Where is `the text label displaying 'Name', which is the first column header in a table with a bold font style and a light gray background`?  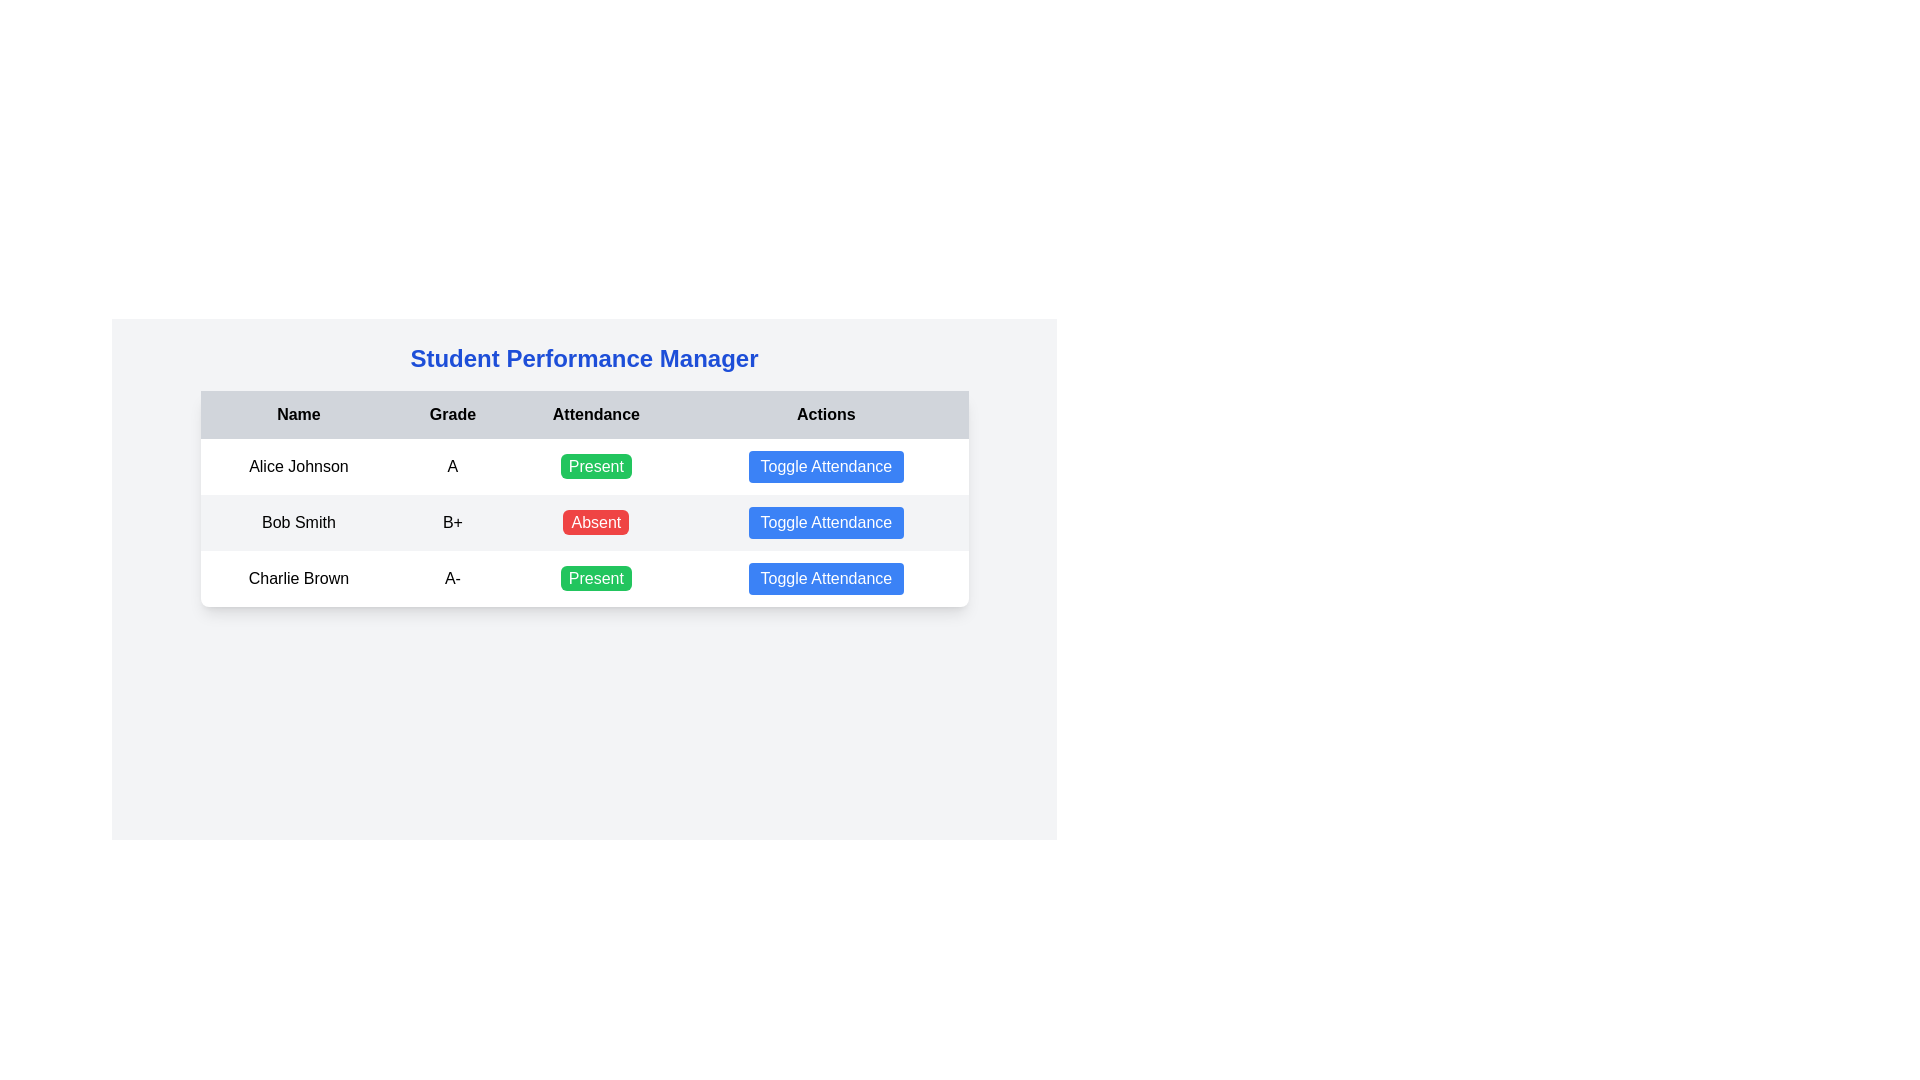
the text label displaying 'Name', which is the first column header in a table with a bold font style and a light gray background is located at coordinates (297, 414).